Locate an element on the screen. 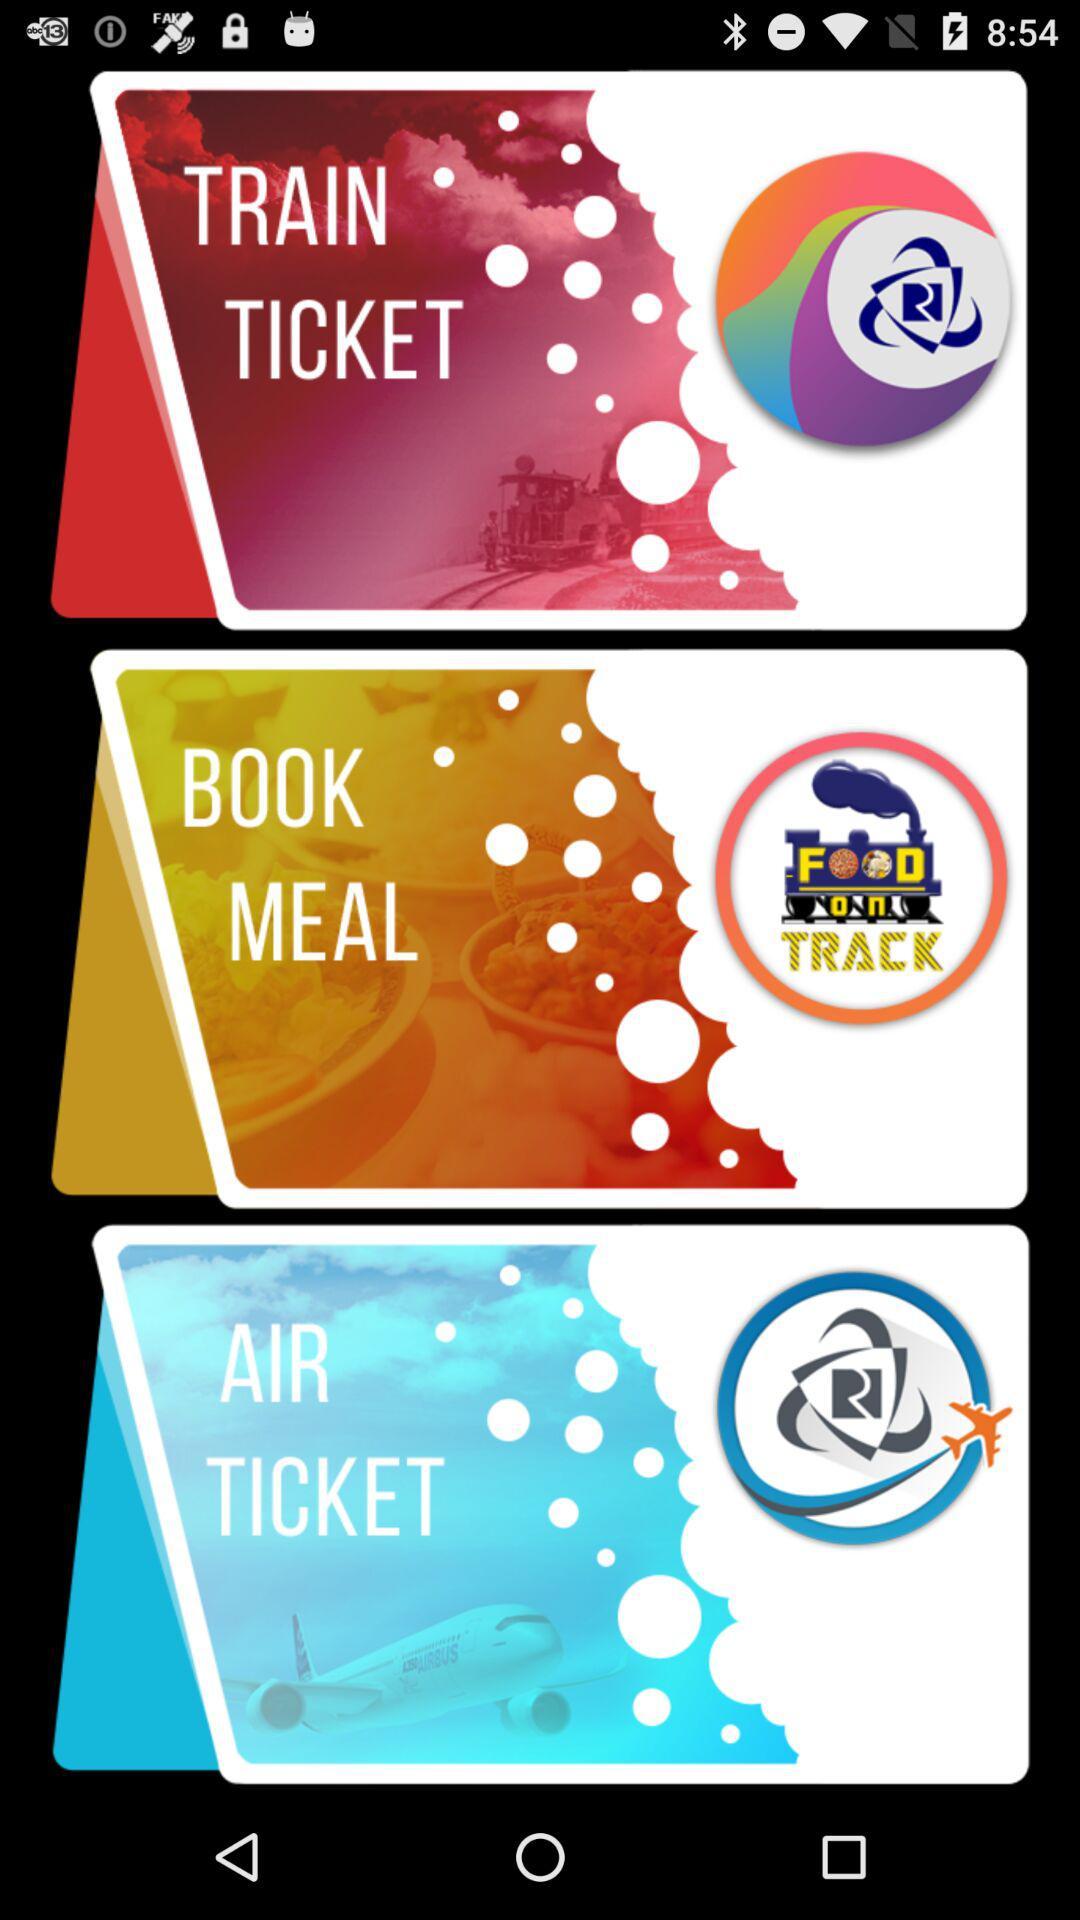 The width and height of the screenshot is (1080, 1920). book train ticket is located at coordinates (540, 351).